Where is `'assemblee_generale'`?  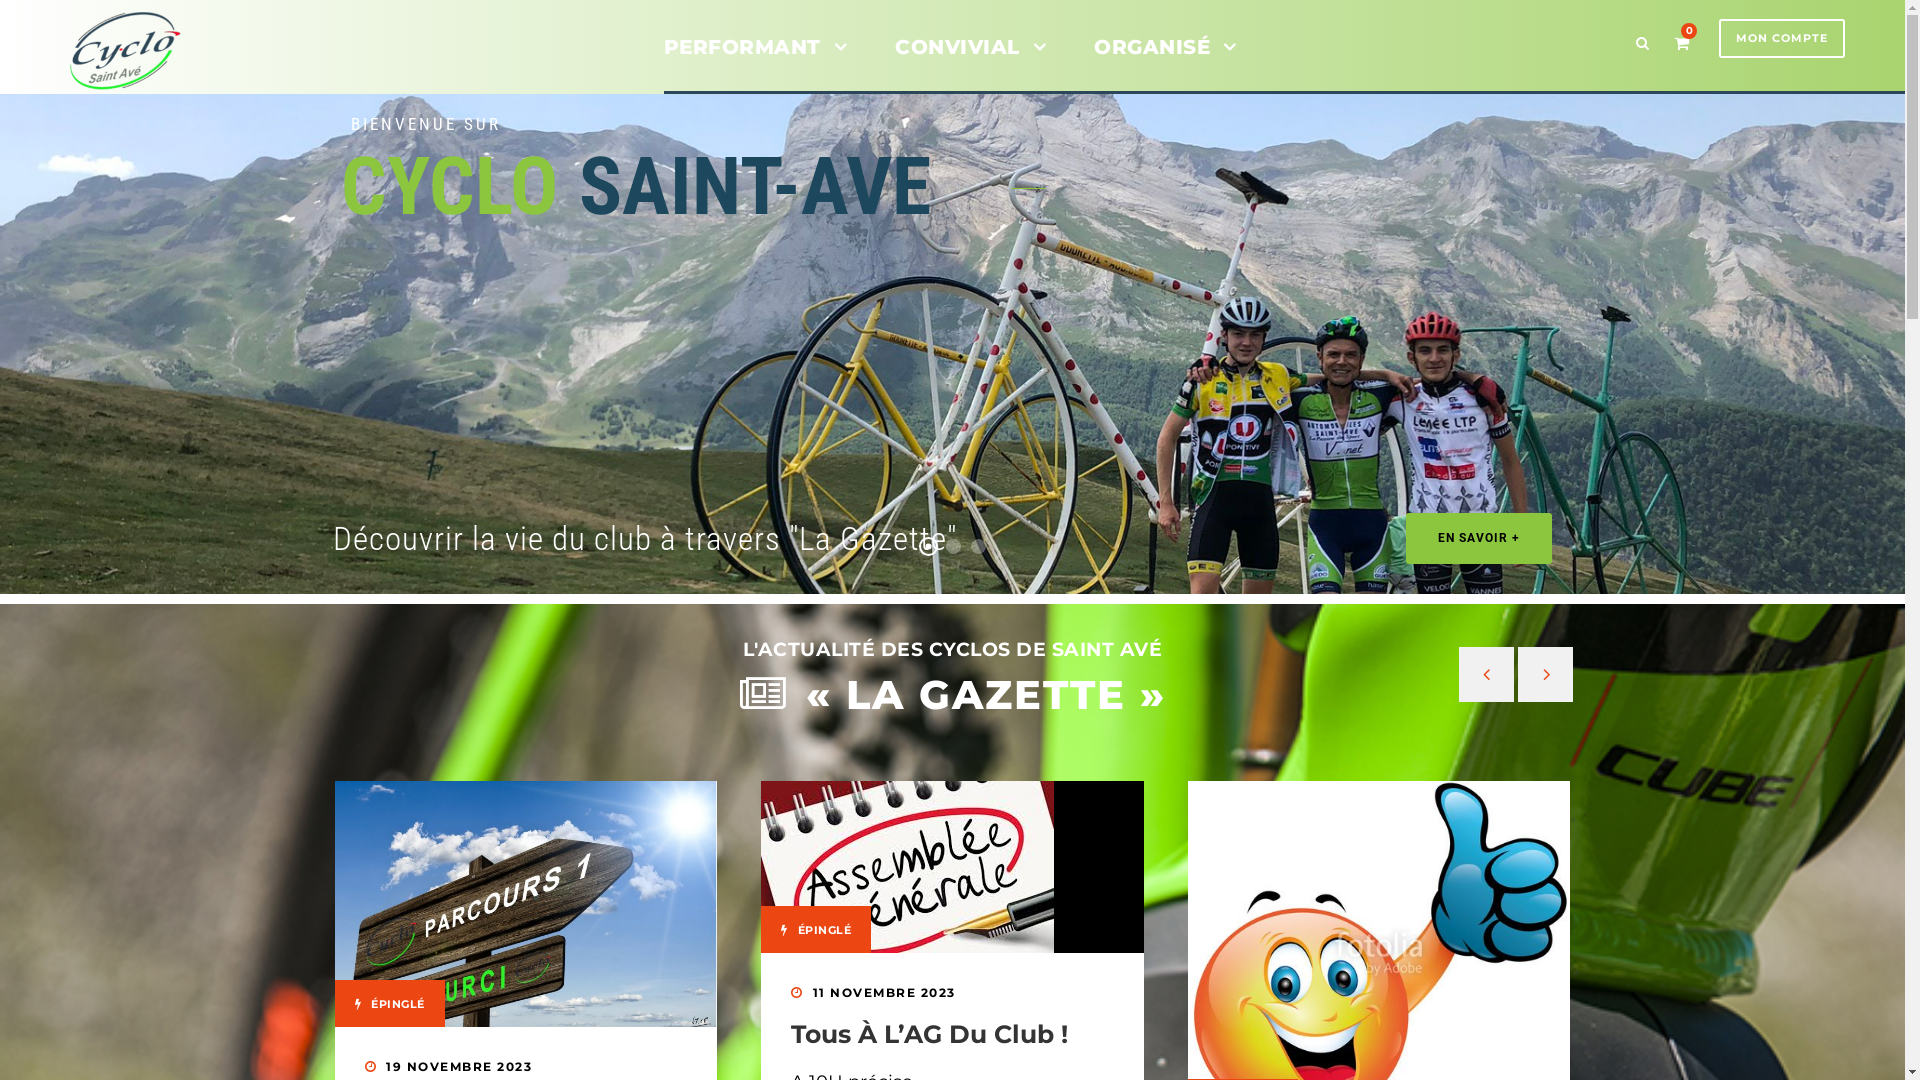
'assemblee_generale' is located at coordinates (906, 866).